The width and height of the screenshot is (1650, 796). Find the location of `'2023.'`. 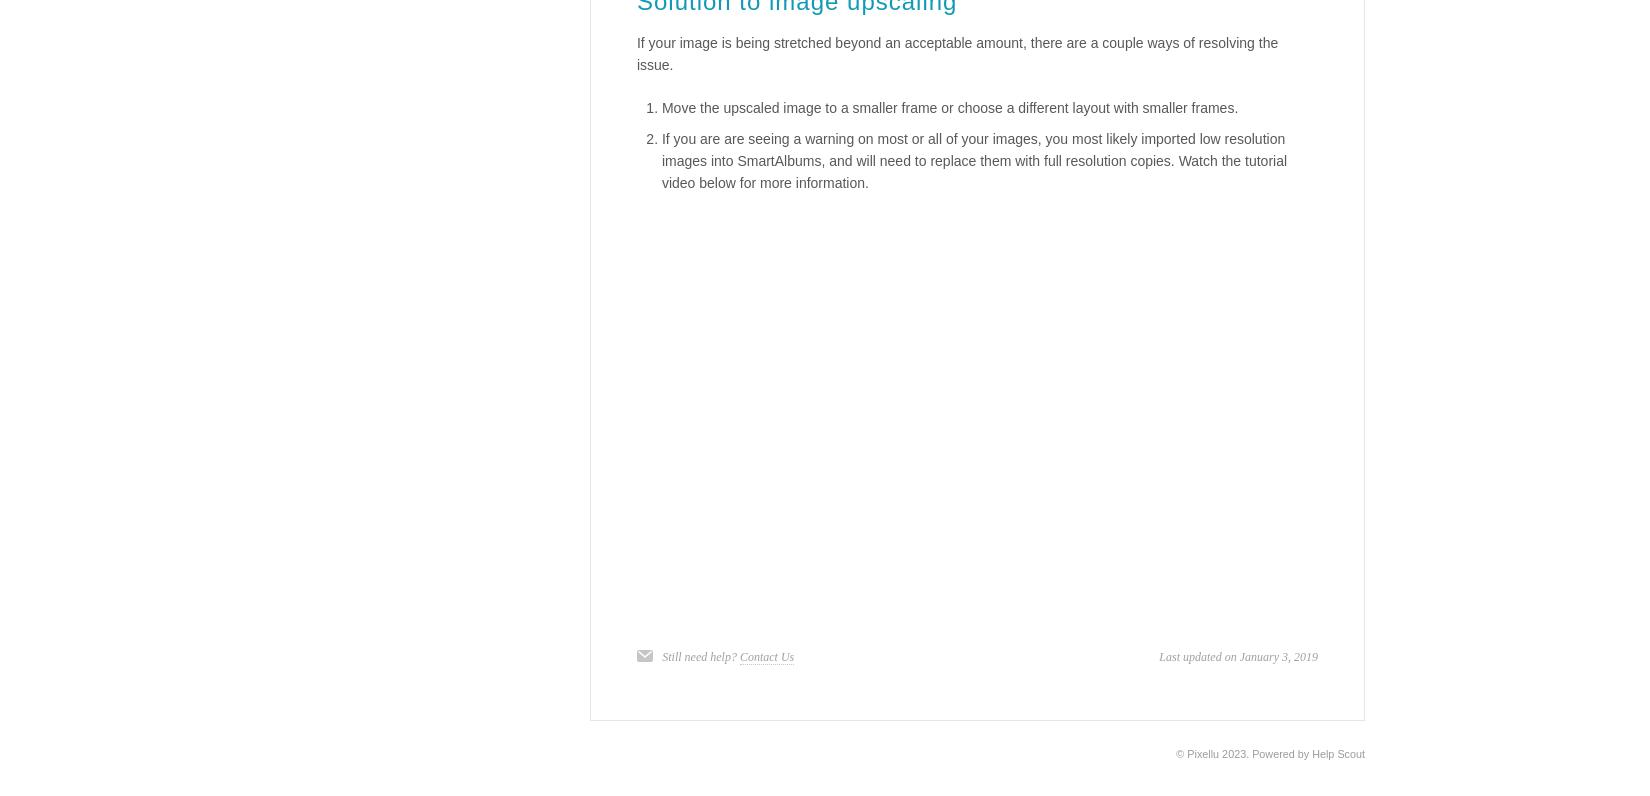

'2023.' is located at coordinates (1235, 752).